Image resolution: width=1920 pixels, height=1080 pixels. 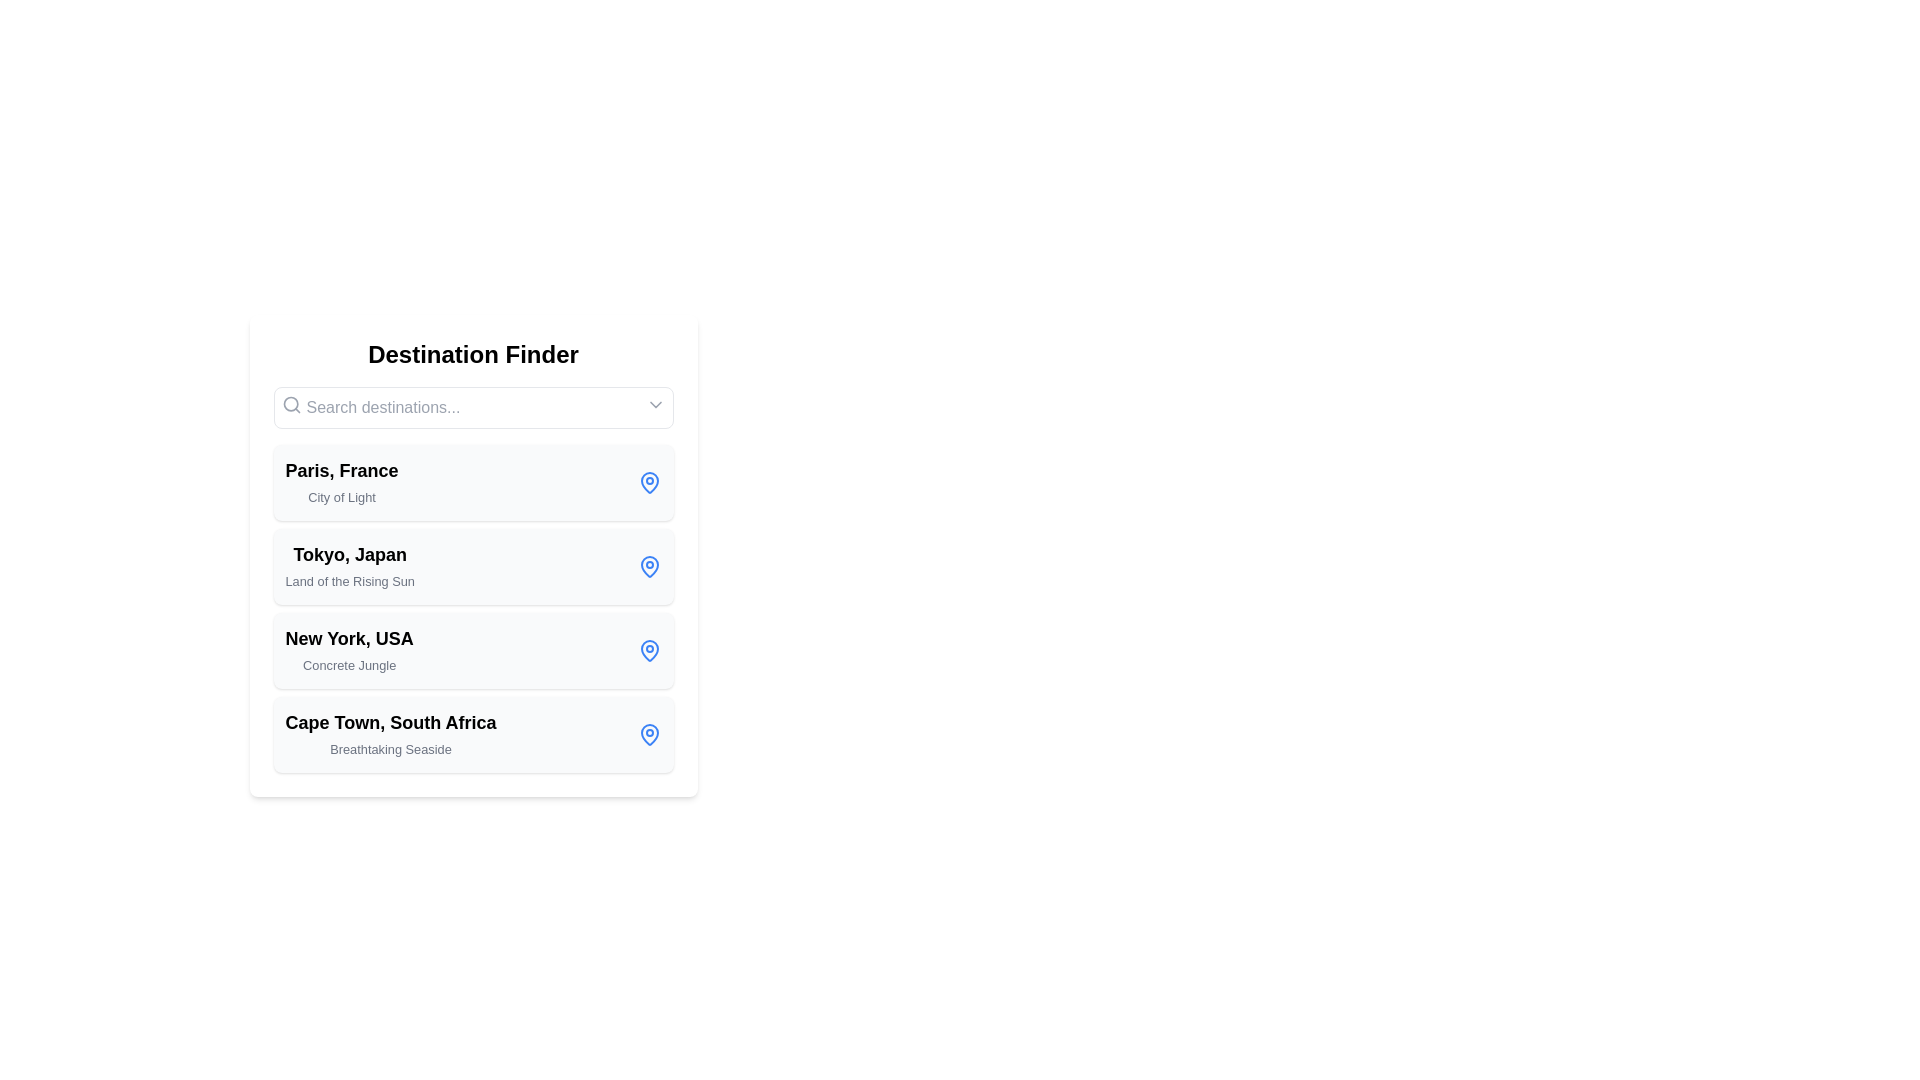 I want to click on the list item displaying 'Paris, France' in the Destination Finder panel, so click(x=472, y=482).